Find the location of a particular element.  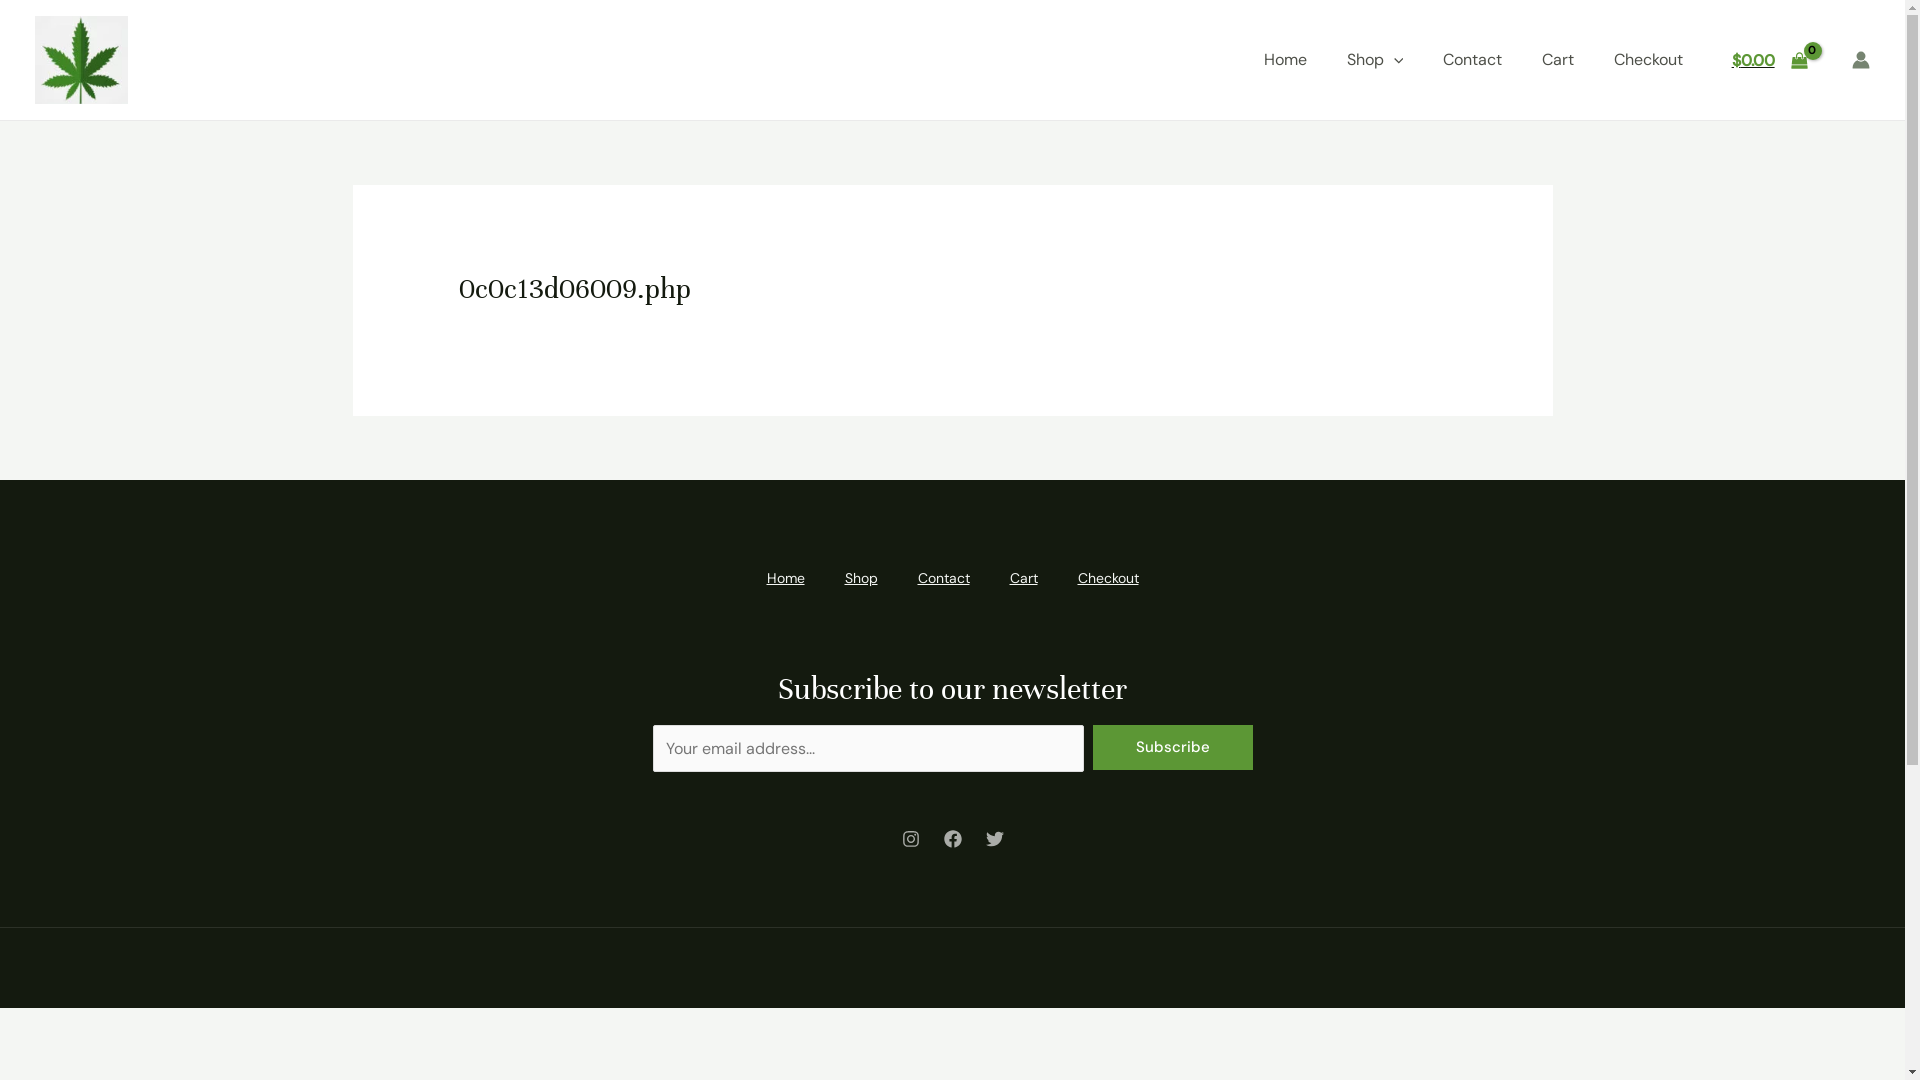

'Home' is located at coordinates (1285, 59).